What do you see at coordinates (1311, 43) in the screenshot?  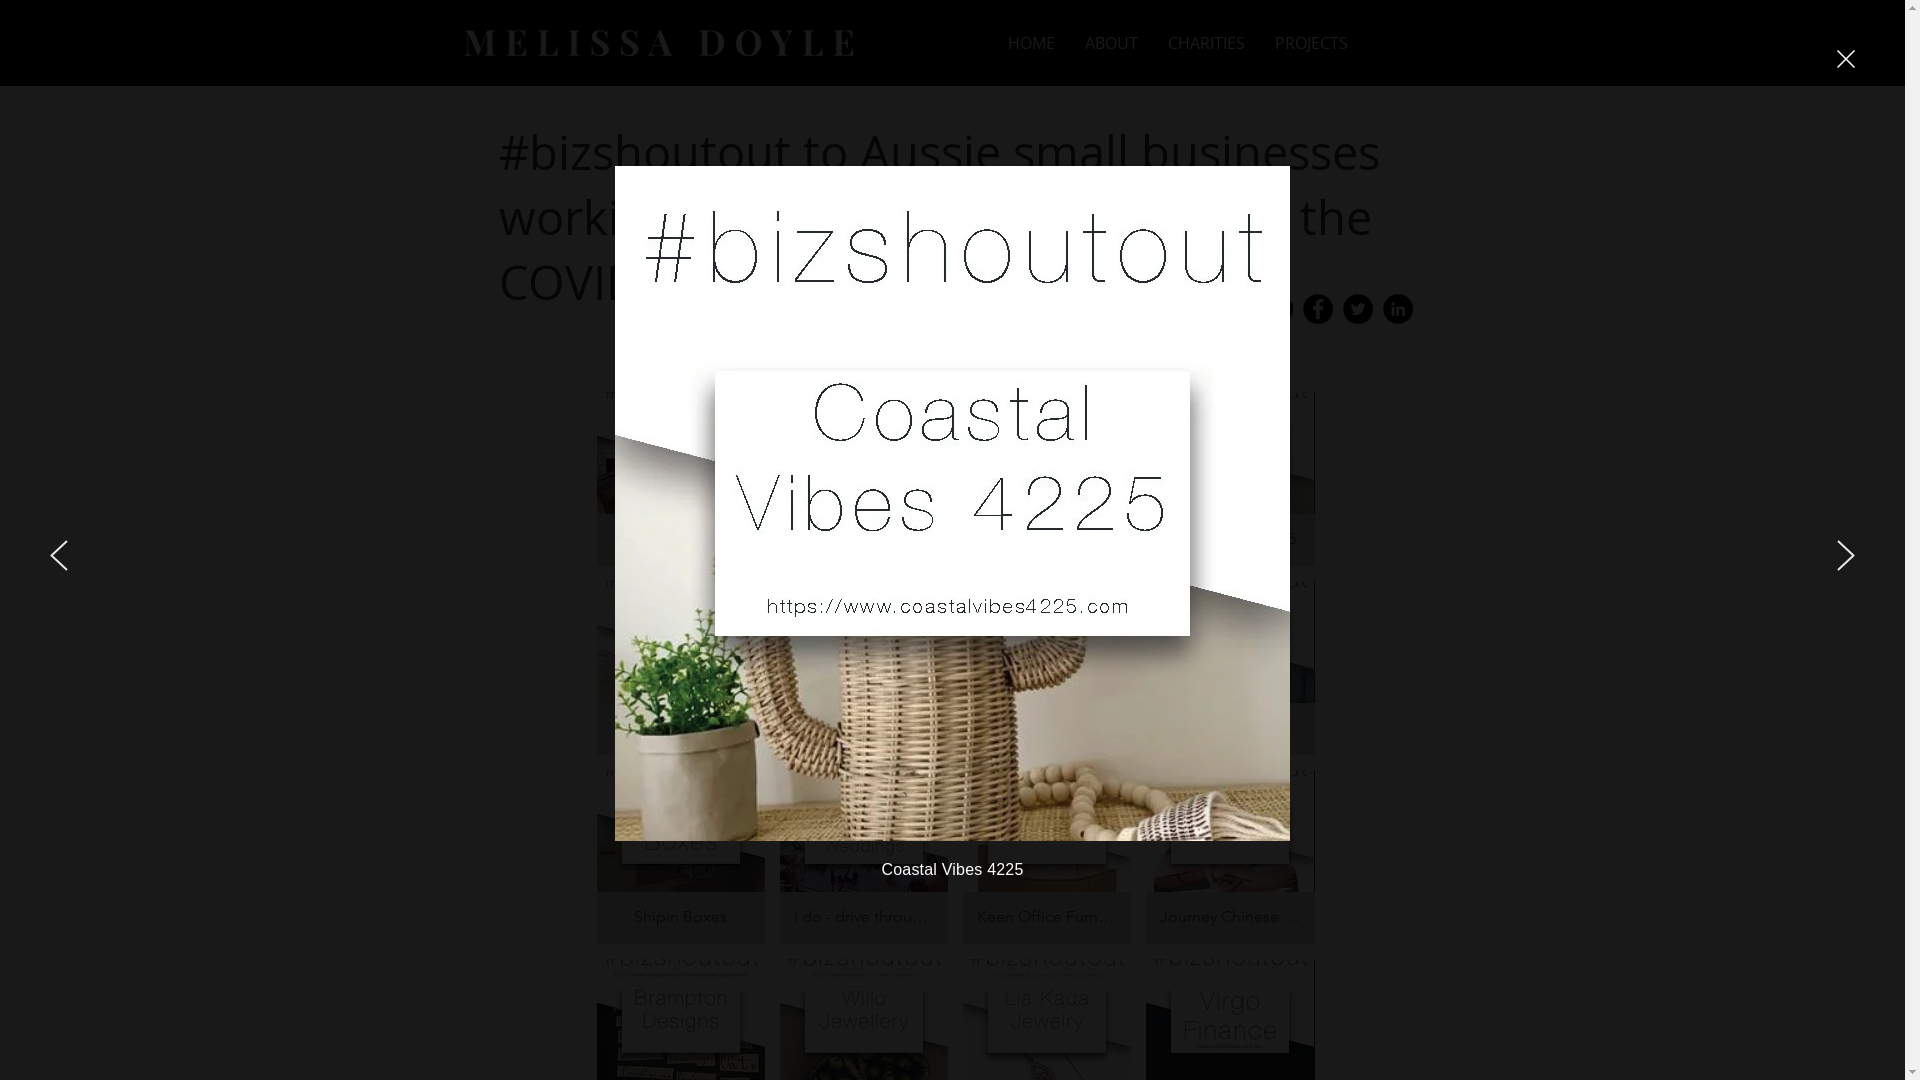 I see `'PROJECTS'` at bounding box center [1311, 43].